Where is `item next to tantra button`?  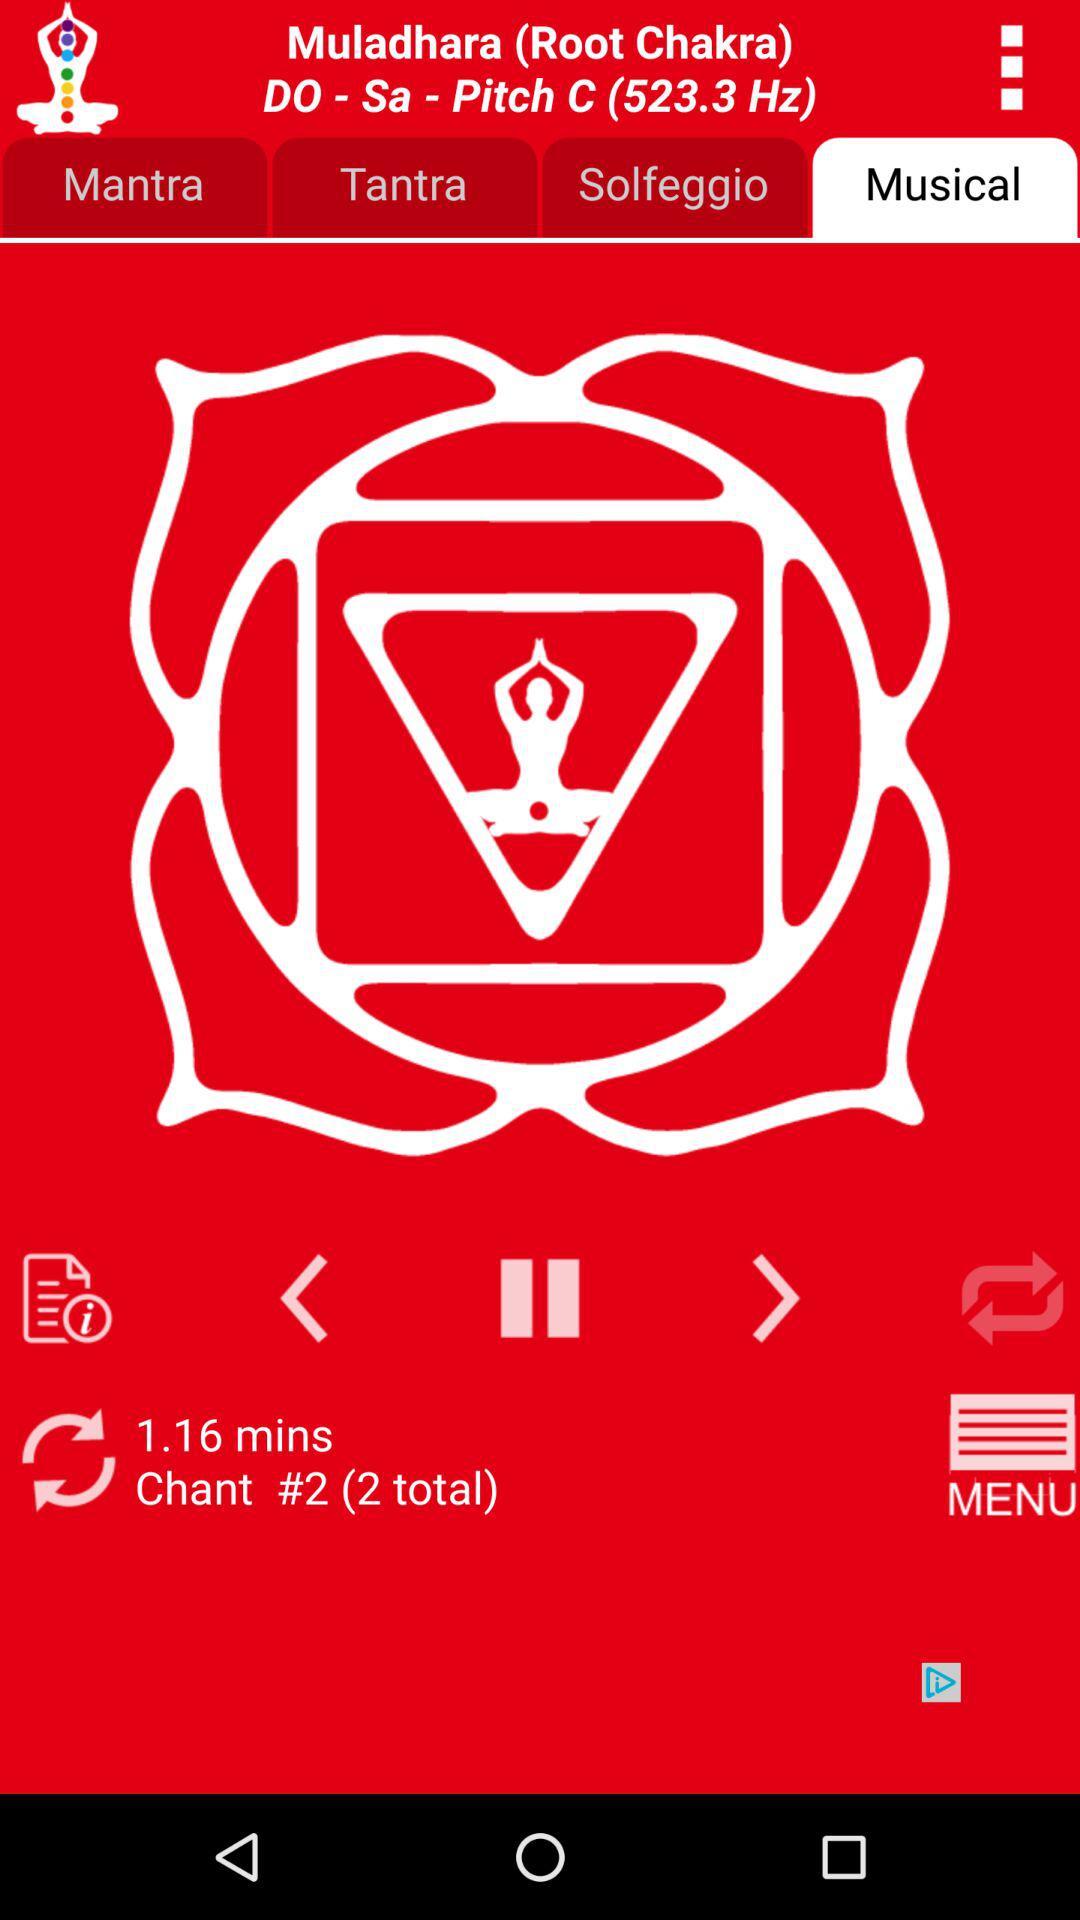 item next to tantra button is located at coordinates (135, 188).